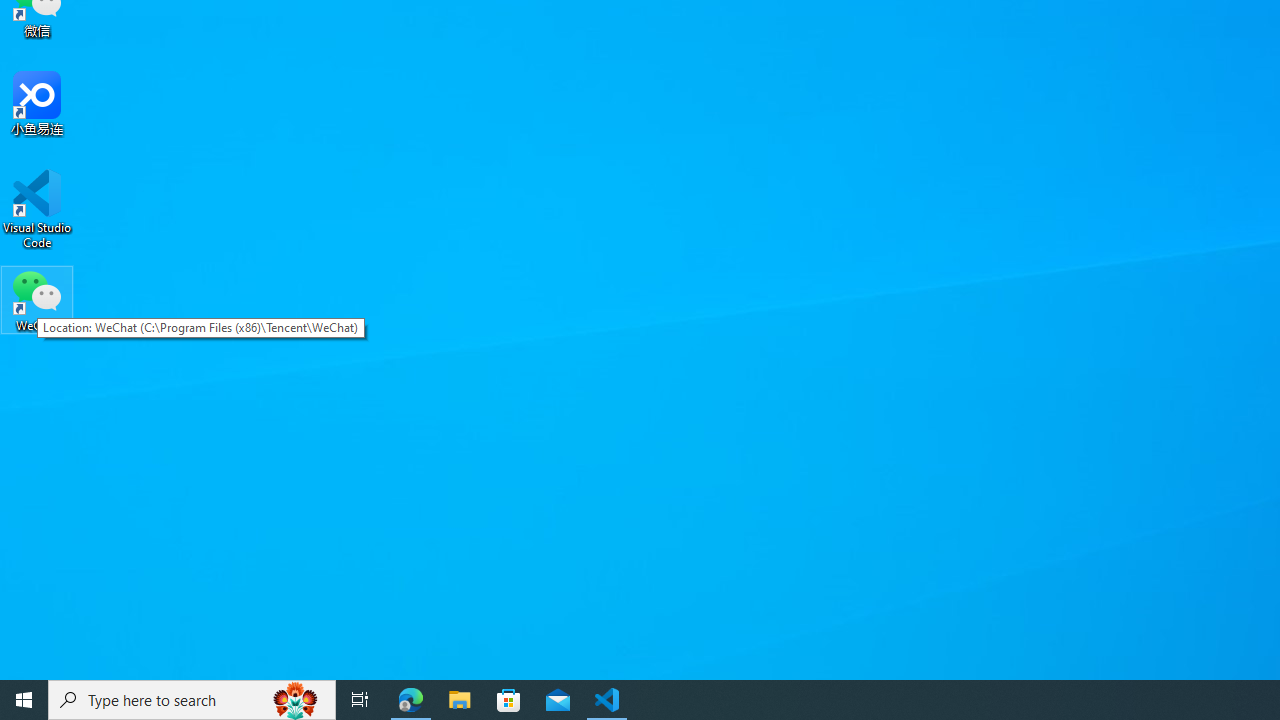 The height and width of the screenshot is (720, 1280). Describe the element at coordinates (410, 698) in the screenshot. I see `'Microsoft Edge - 1 running window'` at that location.